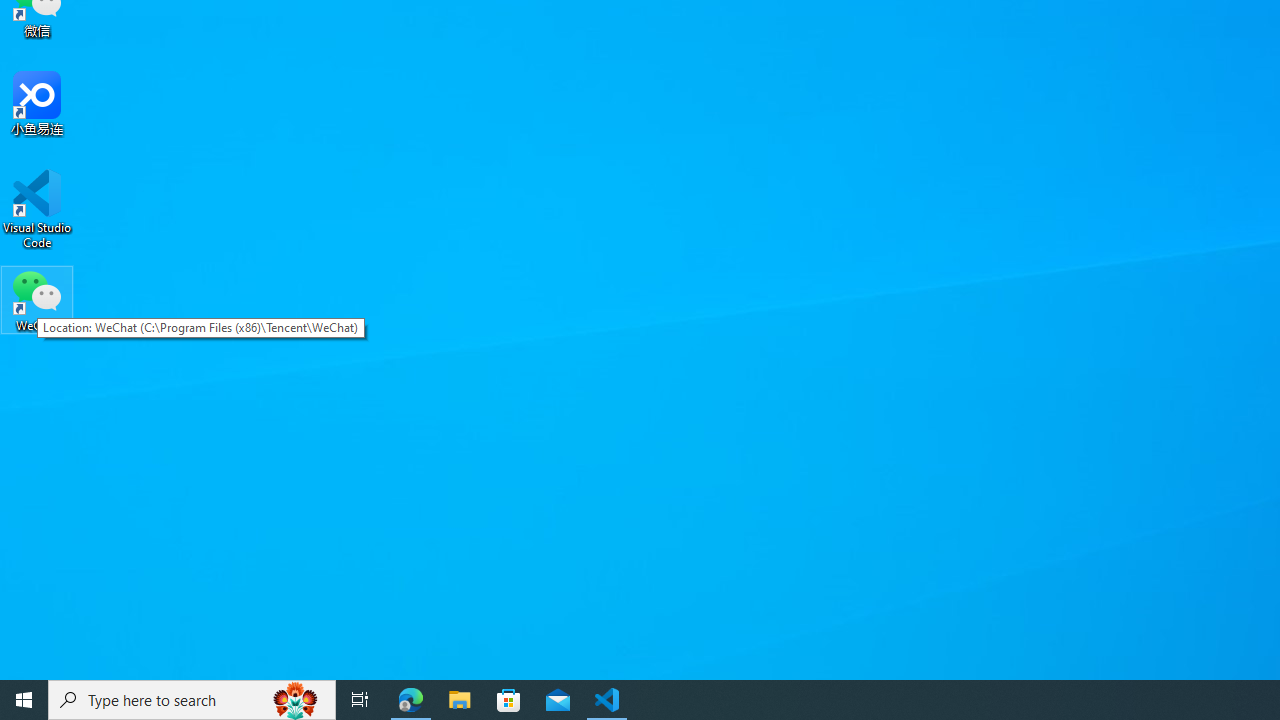 The height and width of the screenshot is (720, 1280). Describe the element at coordinates (410, 698) in the screenshot. I see `'Microsoft Edge - 1 running window'` at that location.